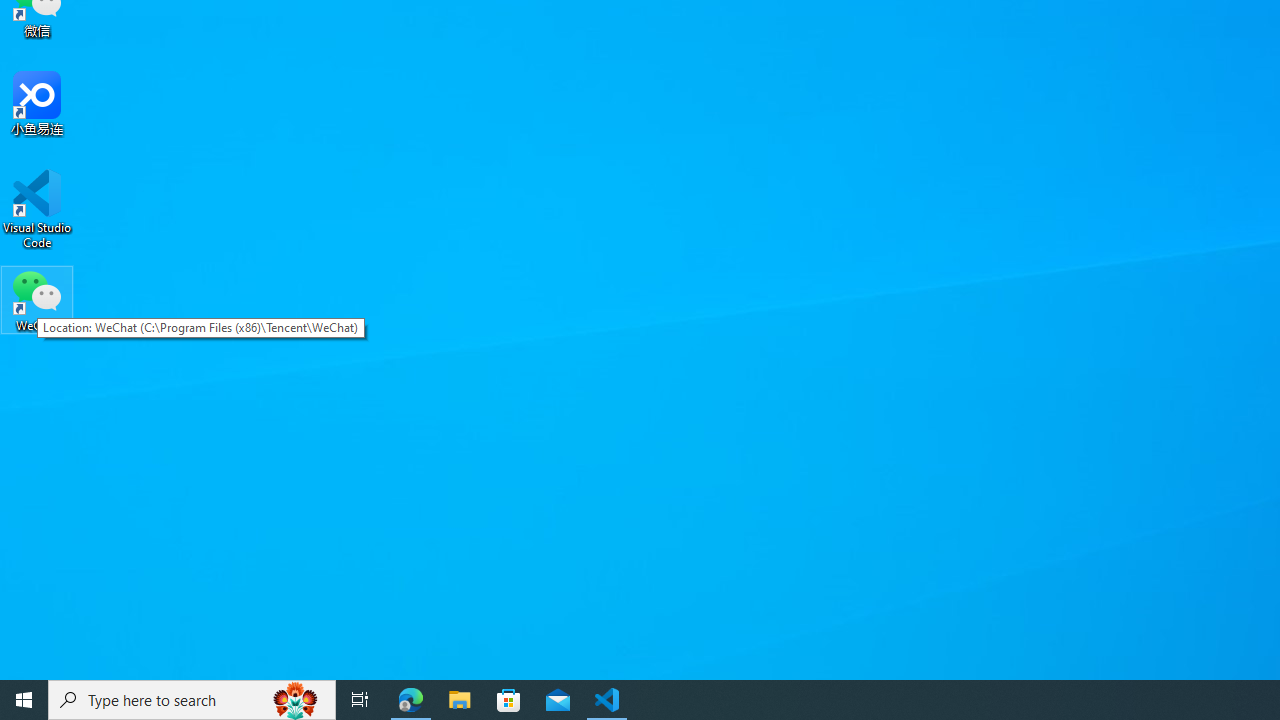 The height and width of the screenshot is (720, 1280). Describe the element at coordinates (410, 698) in the screenshot. I see `'Microsoft Edge - 1 running window'` at that location.